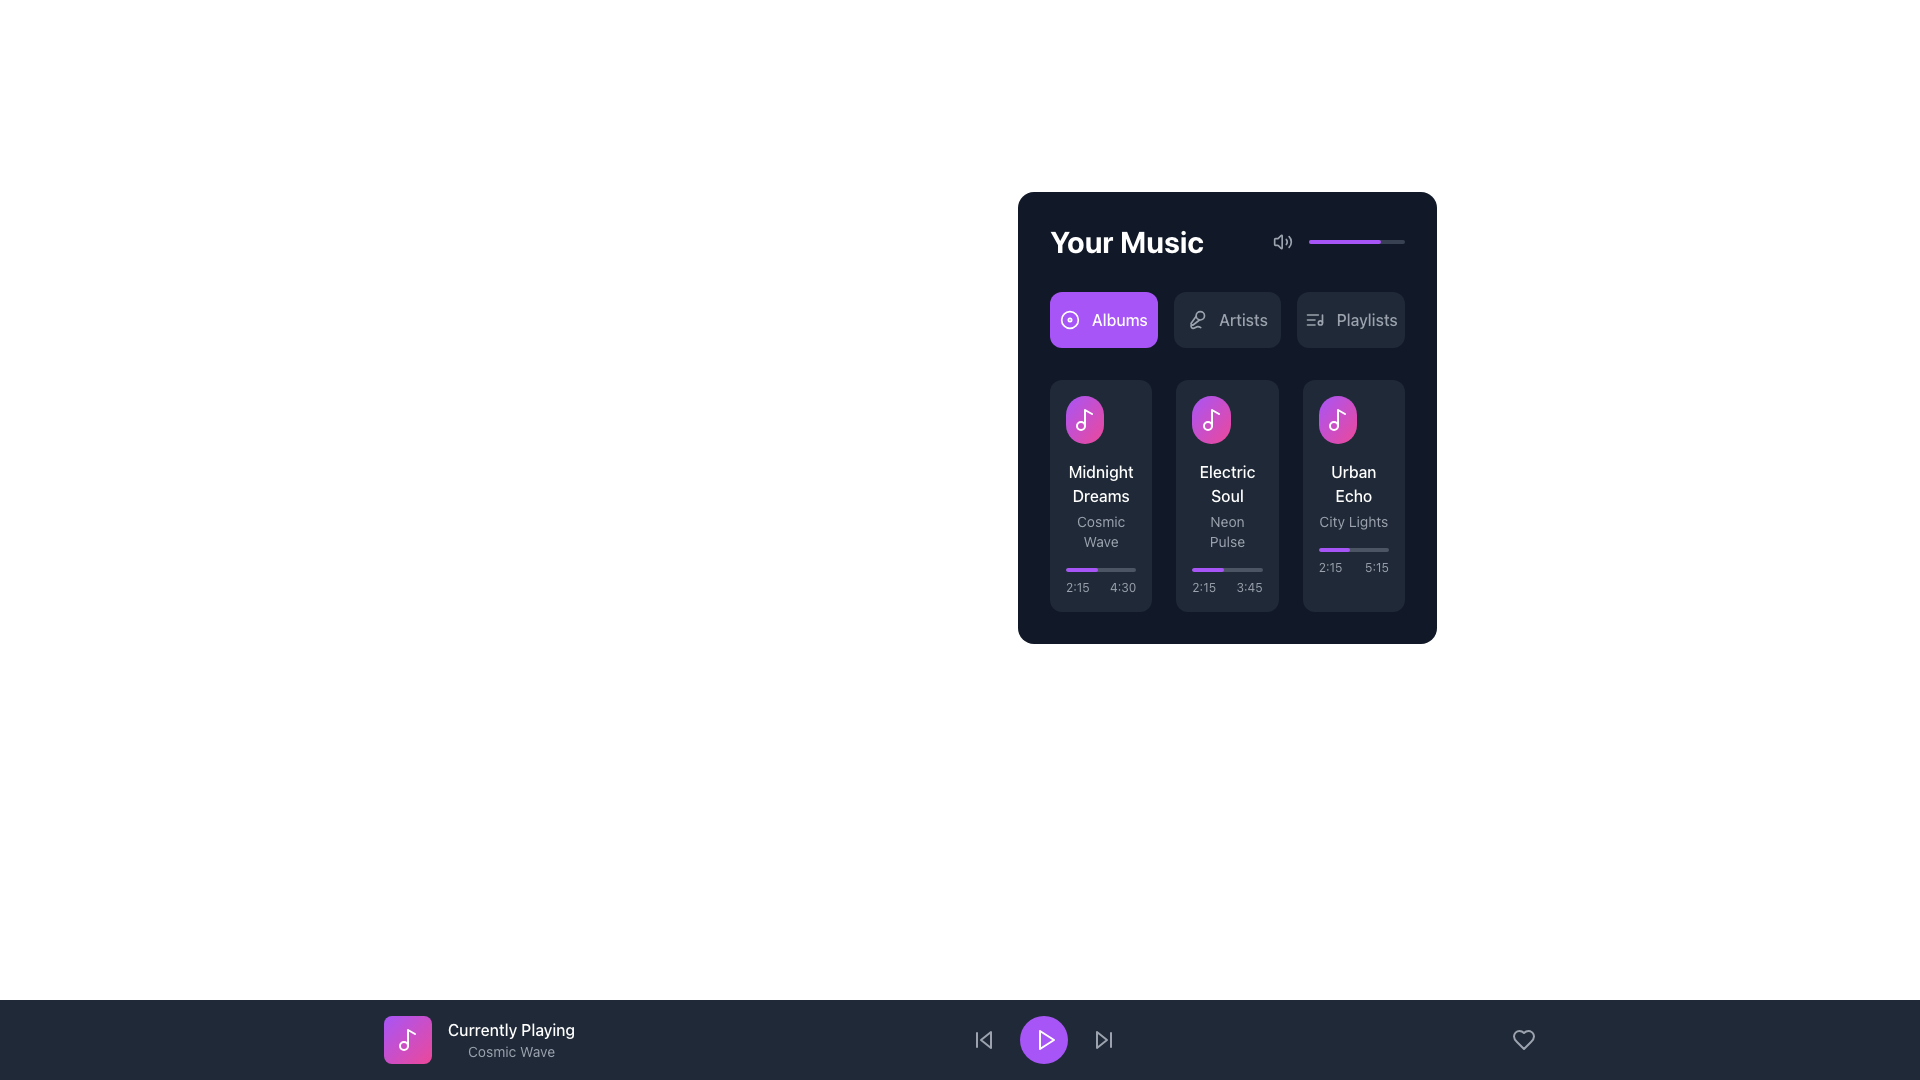 The image size is (1920, 1080). Describe the element at coordinates (1226, 419) in the screenshot. I see `the circular icon with a gradient fill from purple to pink, containing a white musical note symbol, located in the 'Electric Soul' music card for details or options` at that location.